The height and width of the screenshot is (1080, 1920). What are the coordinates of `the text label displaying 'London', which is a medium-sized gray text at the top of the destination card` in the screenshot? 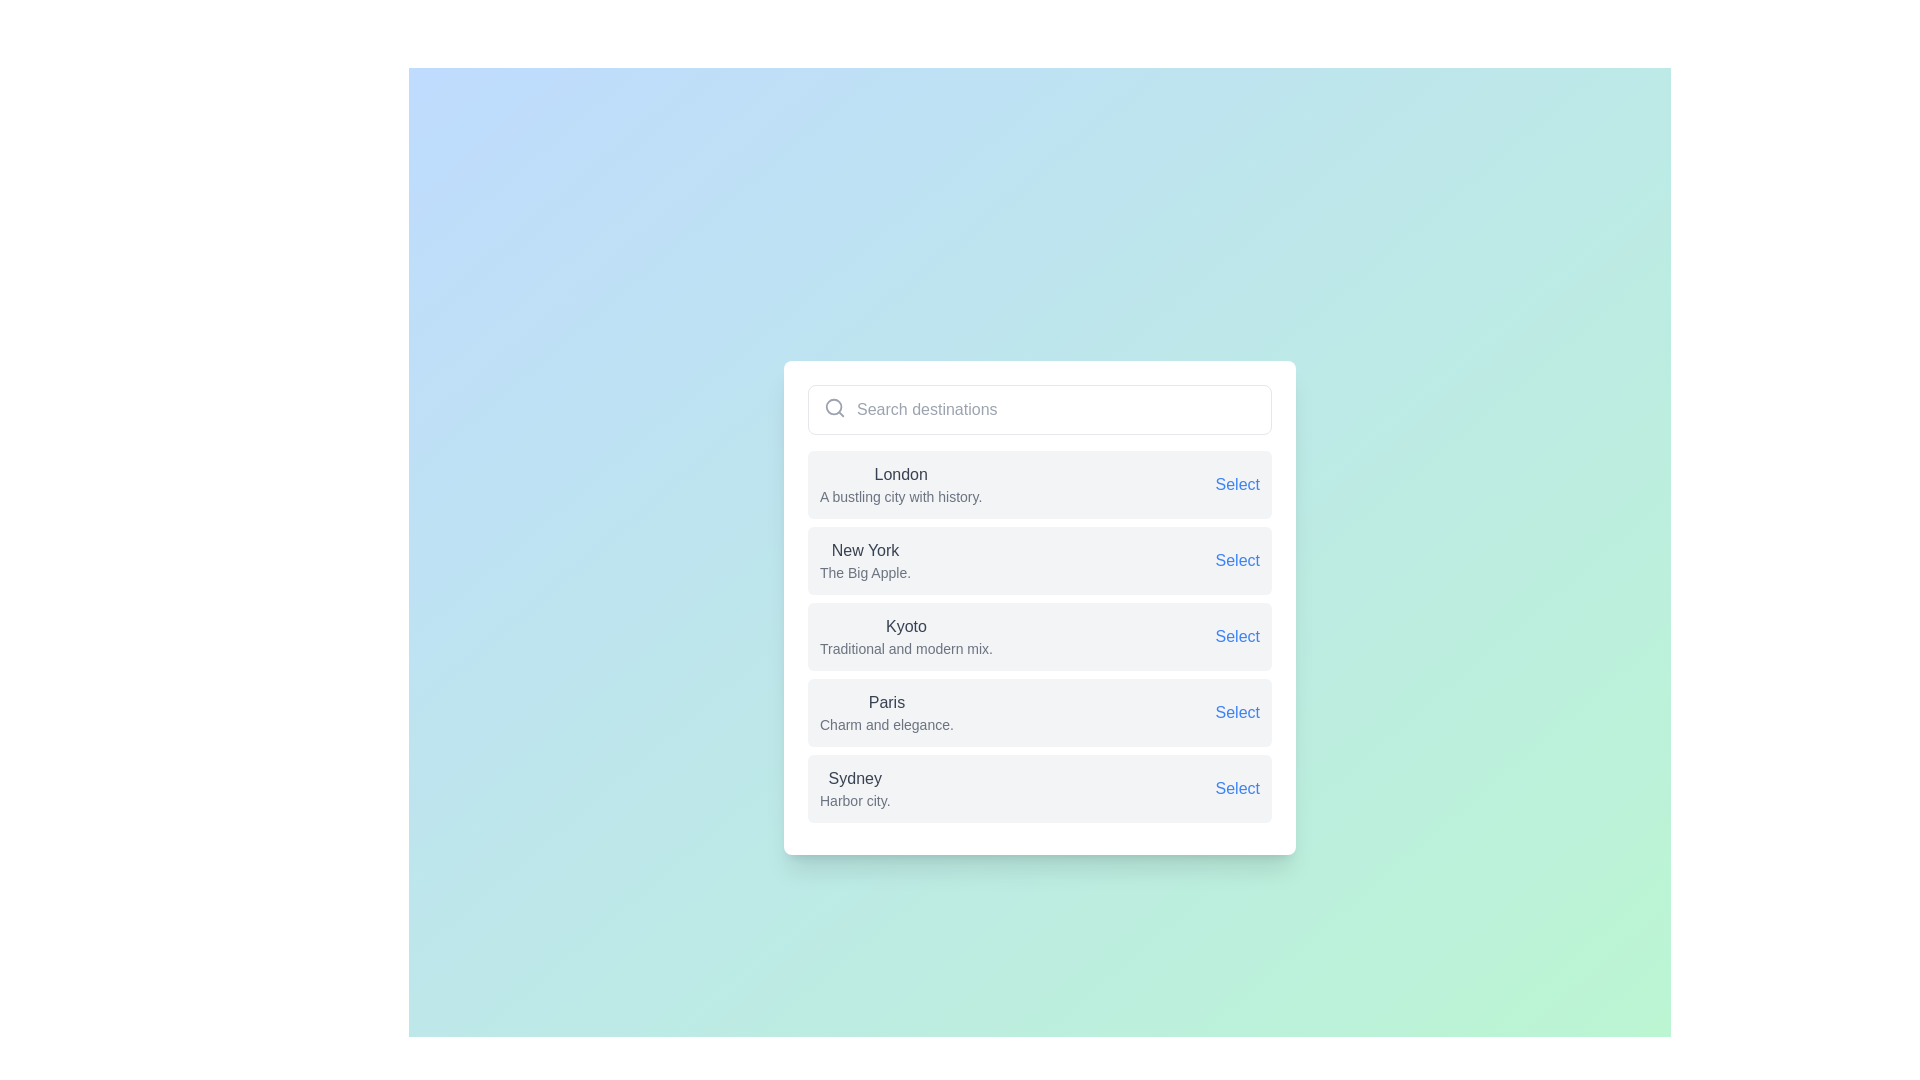 It's located at (900, 474).